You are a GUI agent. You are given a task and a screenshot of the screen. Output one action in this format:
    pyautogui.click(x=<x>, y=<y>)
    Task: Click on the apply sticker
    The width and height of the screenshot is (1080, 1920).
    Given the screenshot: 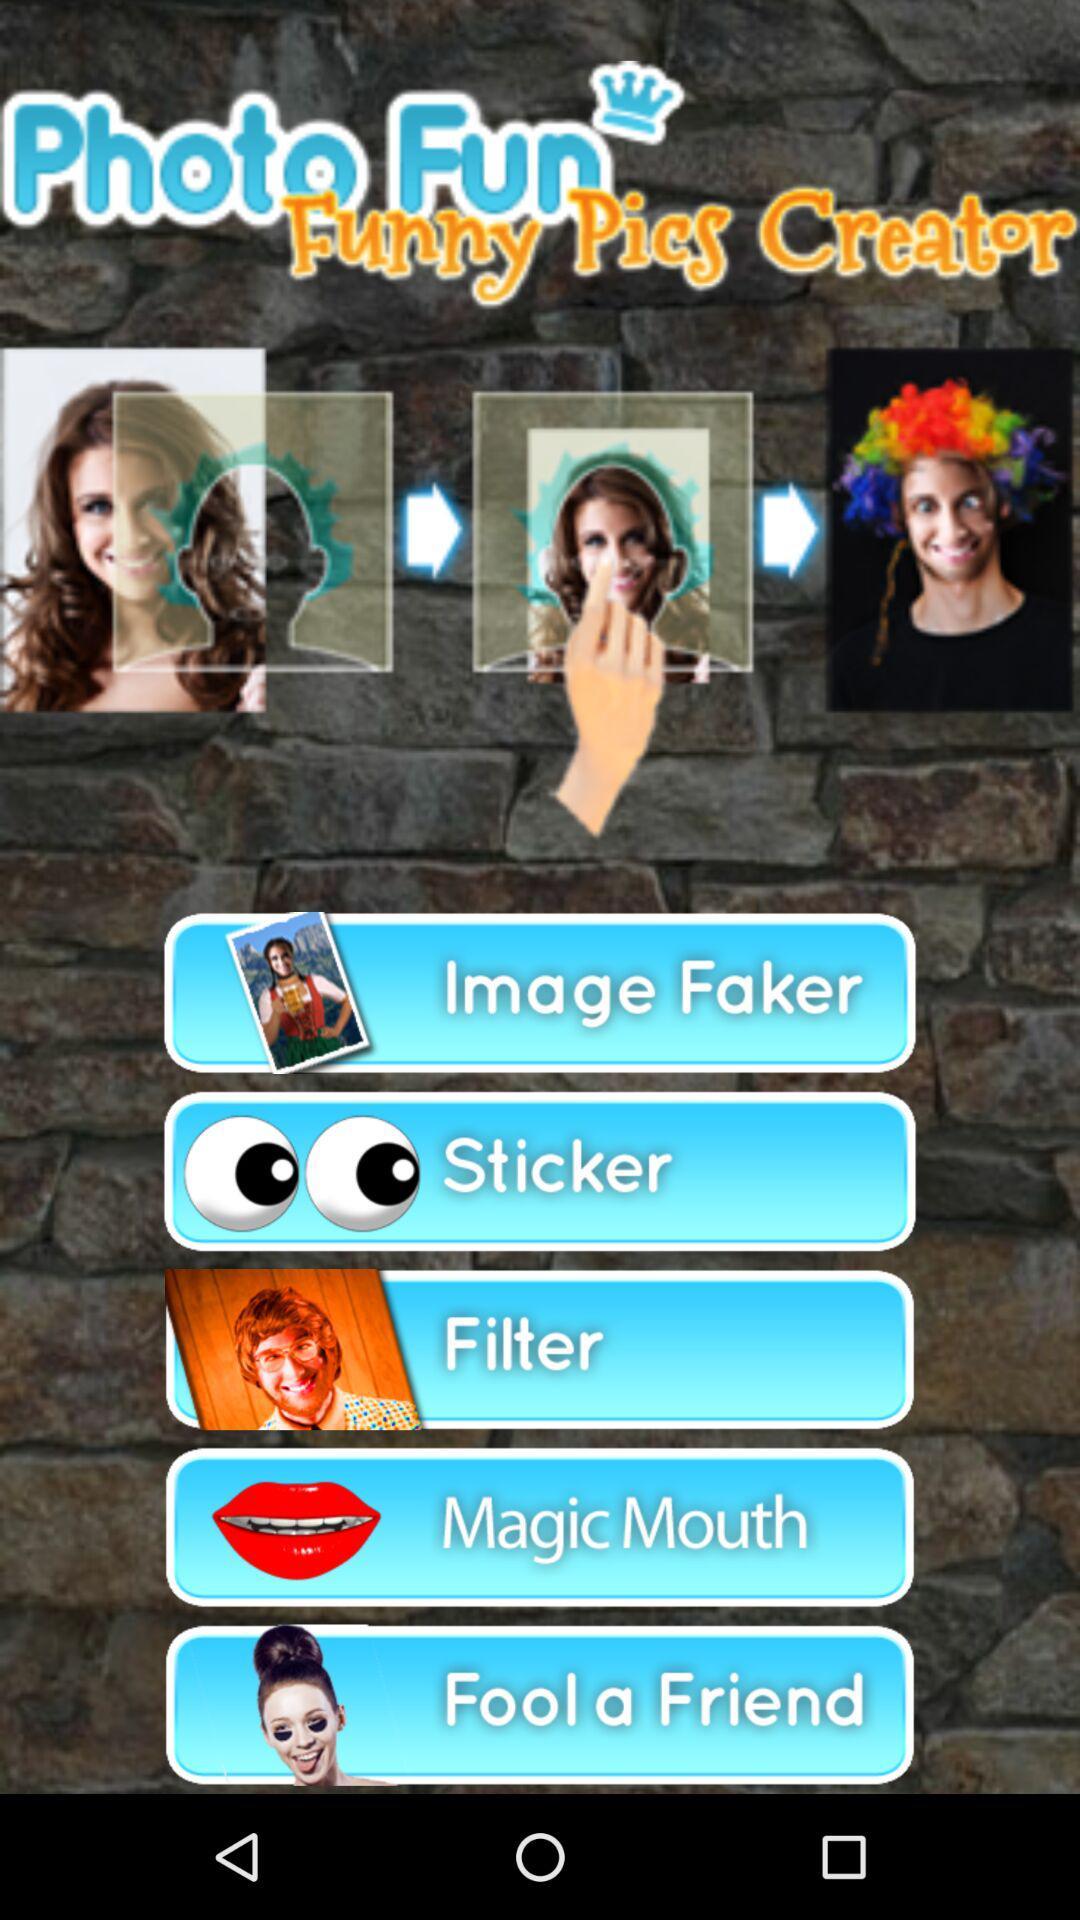 What is the action you would take?
    pyautogui.click(x=540, y=1171)
    